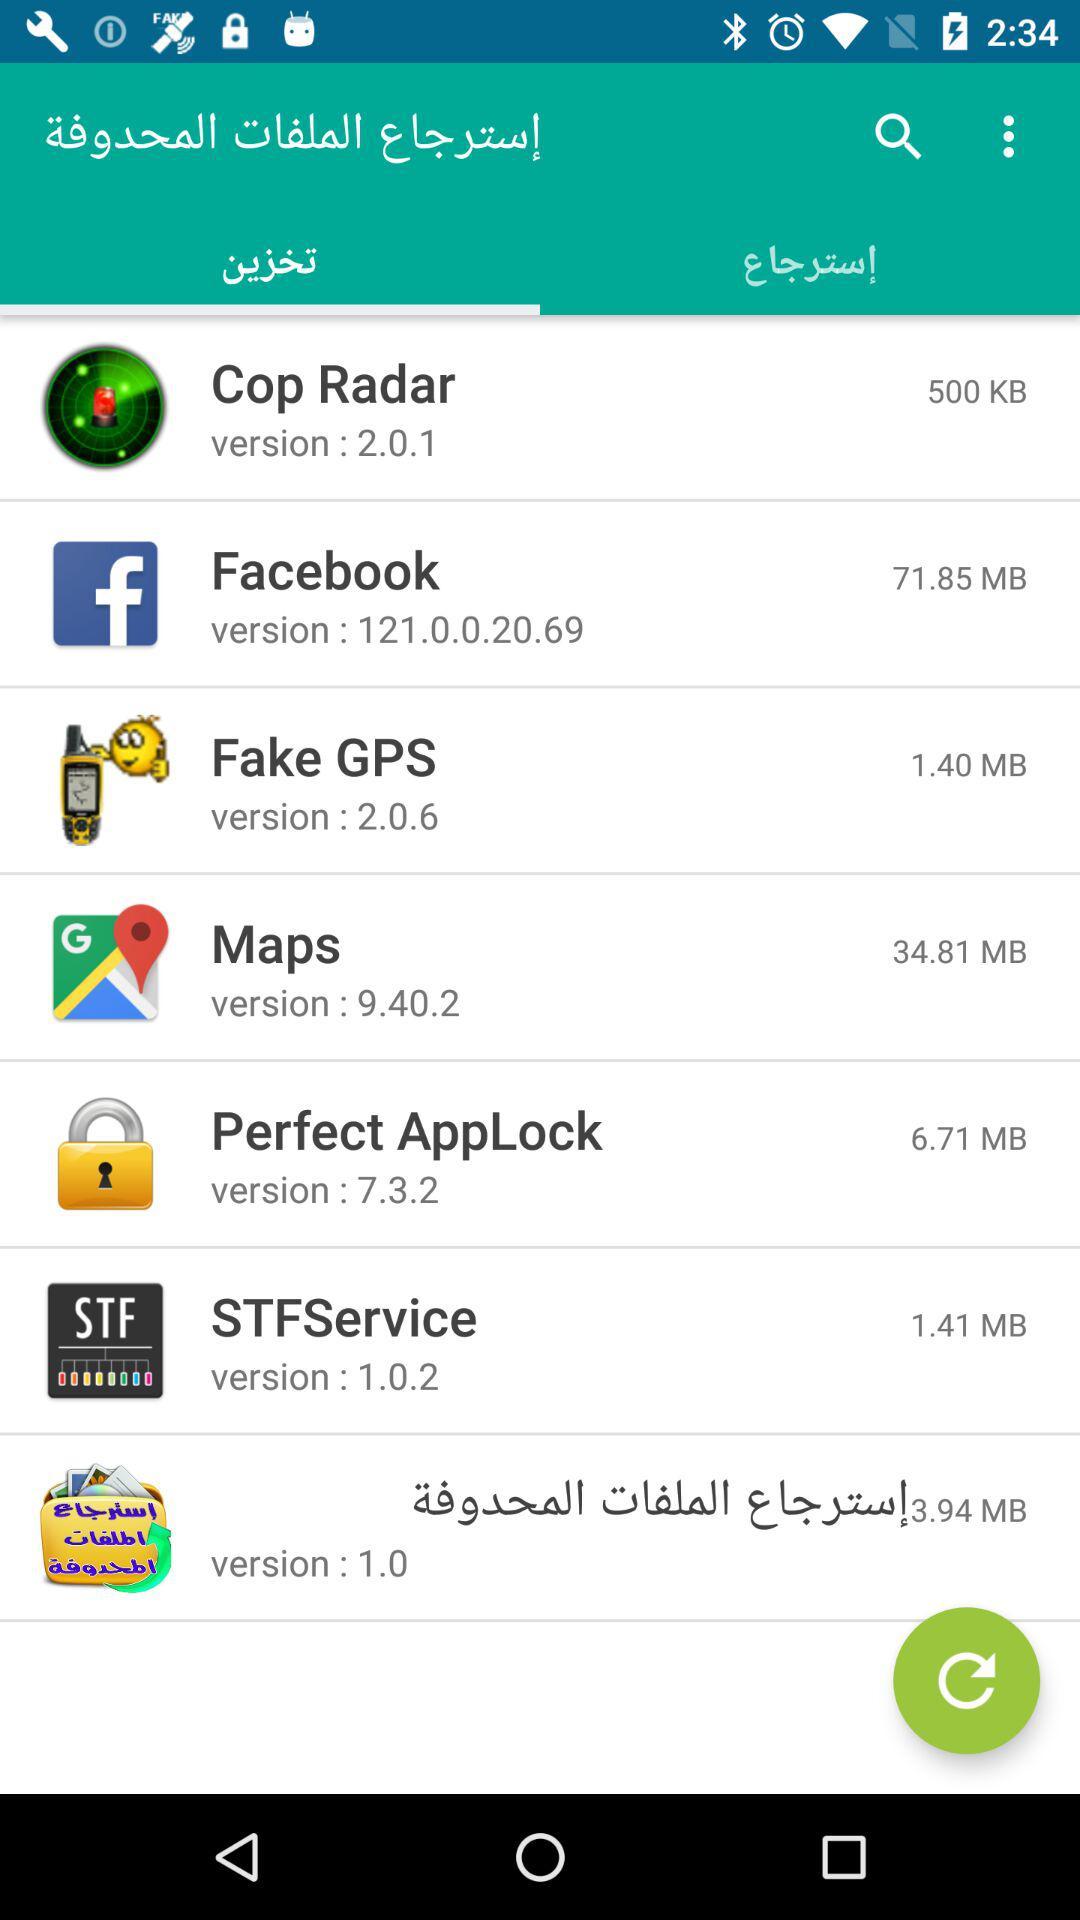 The width and height of the screenshot is (1080, 1920). What do you see at coordinates (959, 949) in the screenshot?
I see `item below version 2 0 icon` at bounding box center [959, 949].